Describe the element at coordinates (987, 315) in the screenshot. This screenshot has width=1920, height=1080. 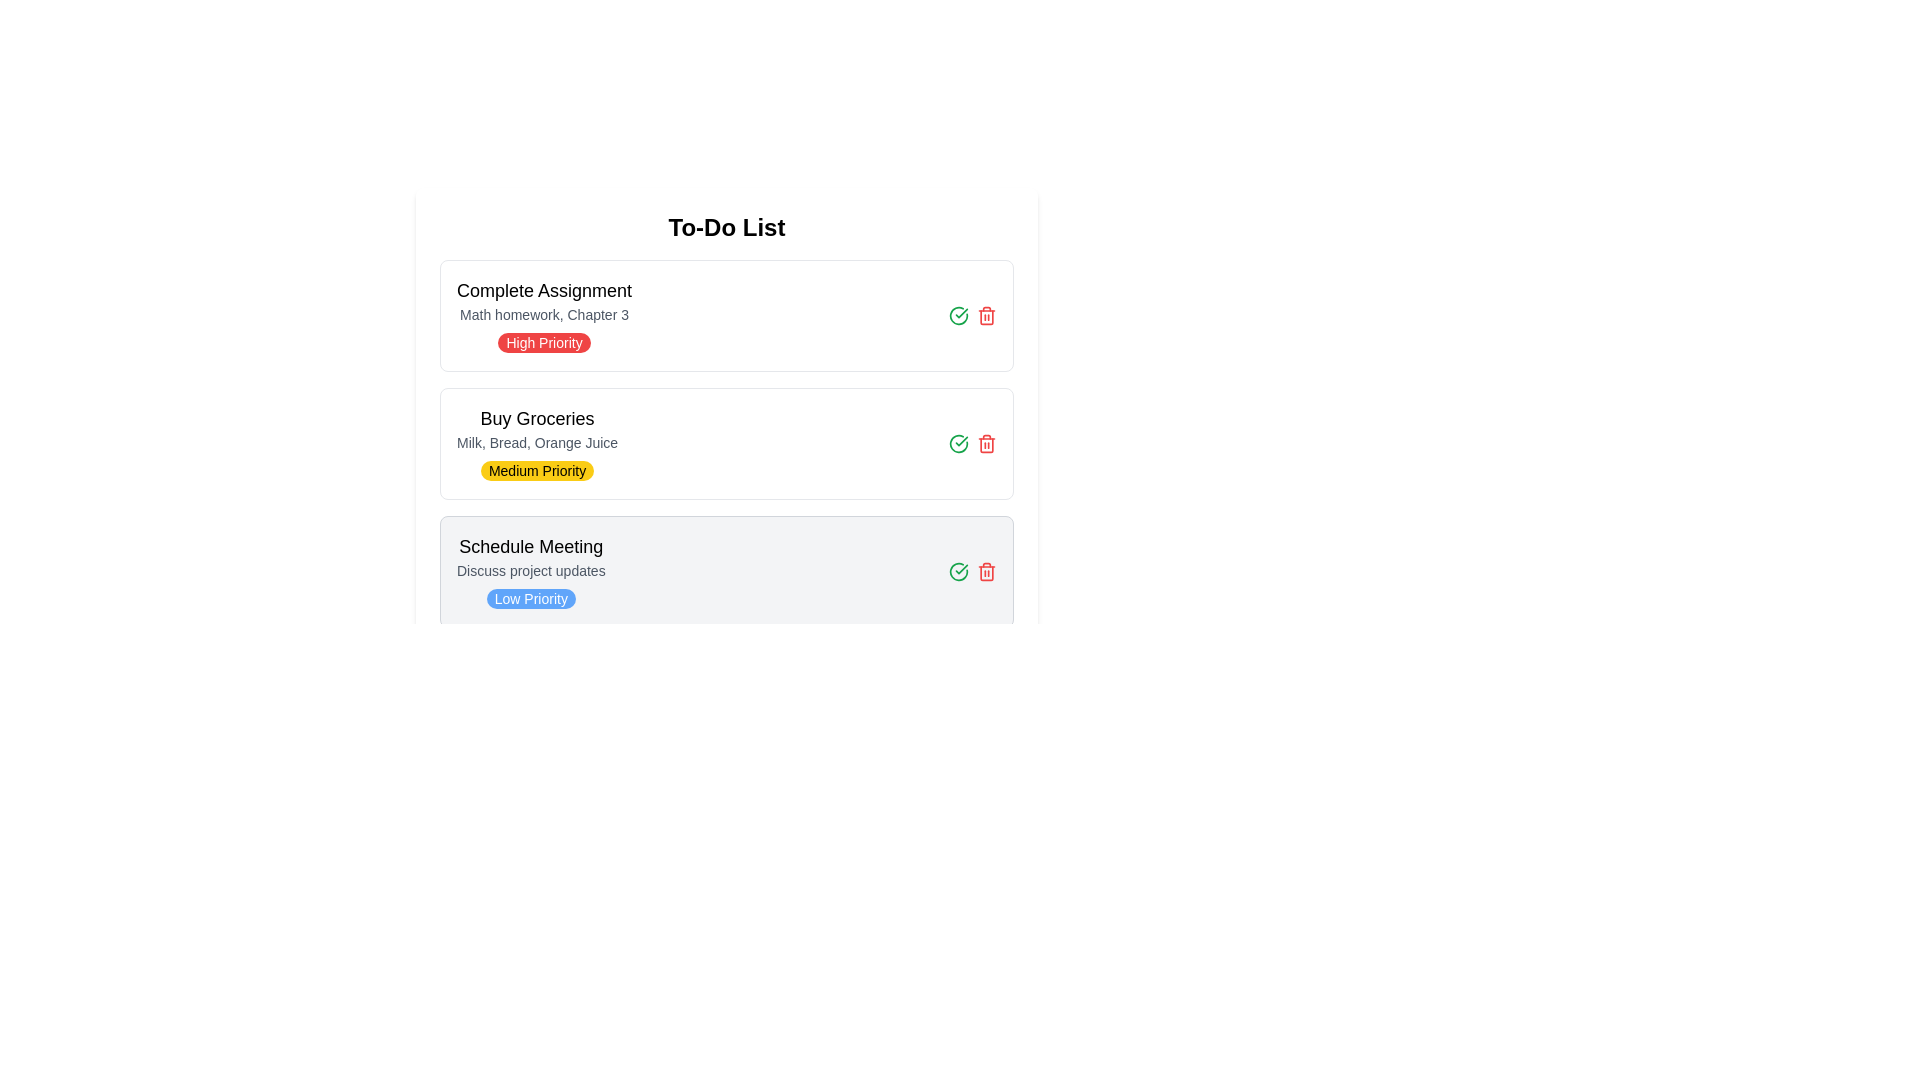
I see `the trash can icon representing the delete action located on the right side of the 'Complete Assignment' task in the task list interface` at that location.